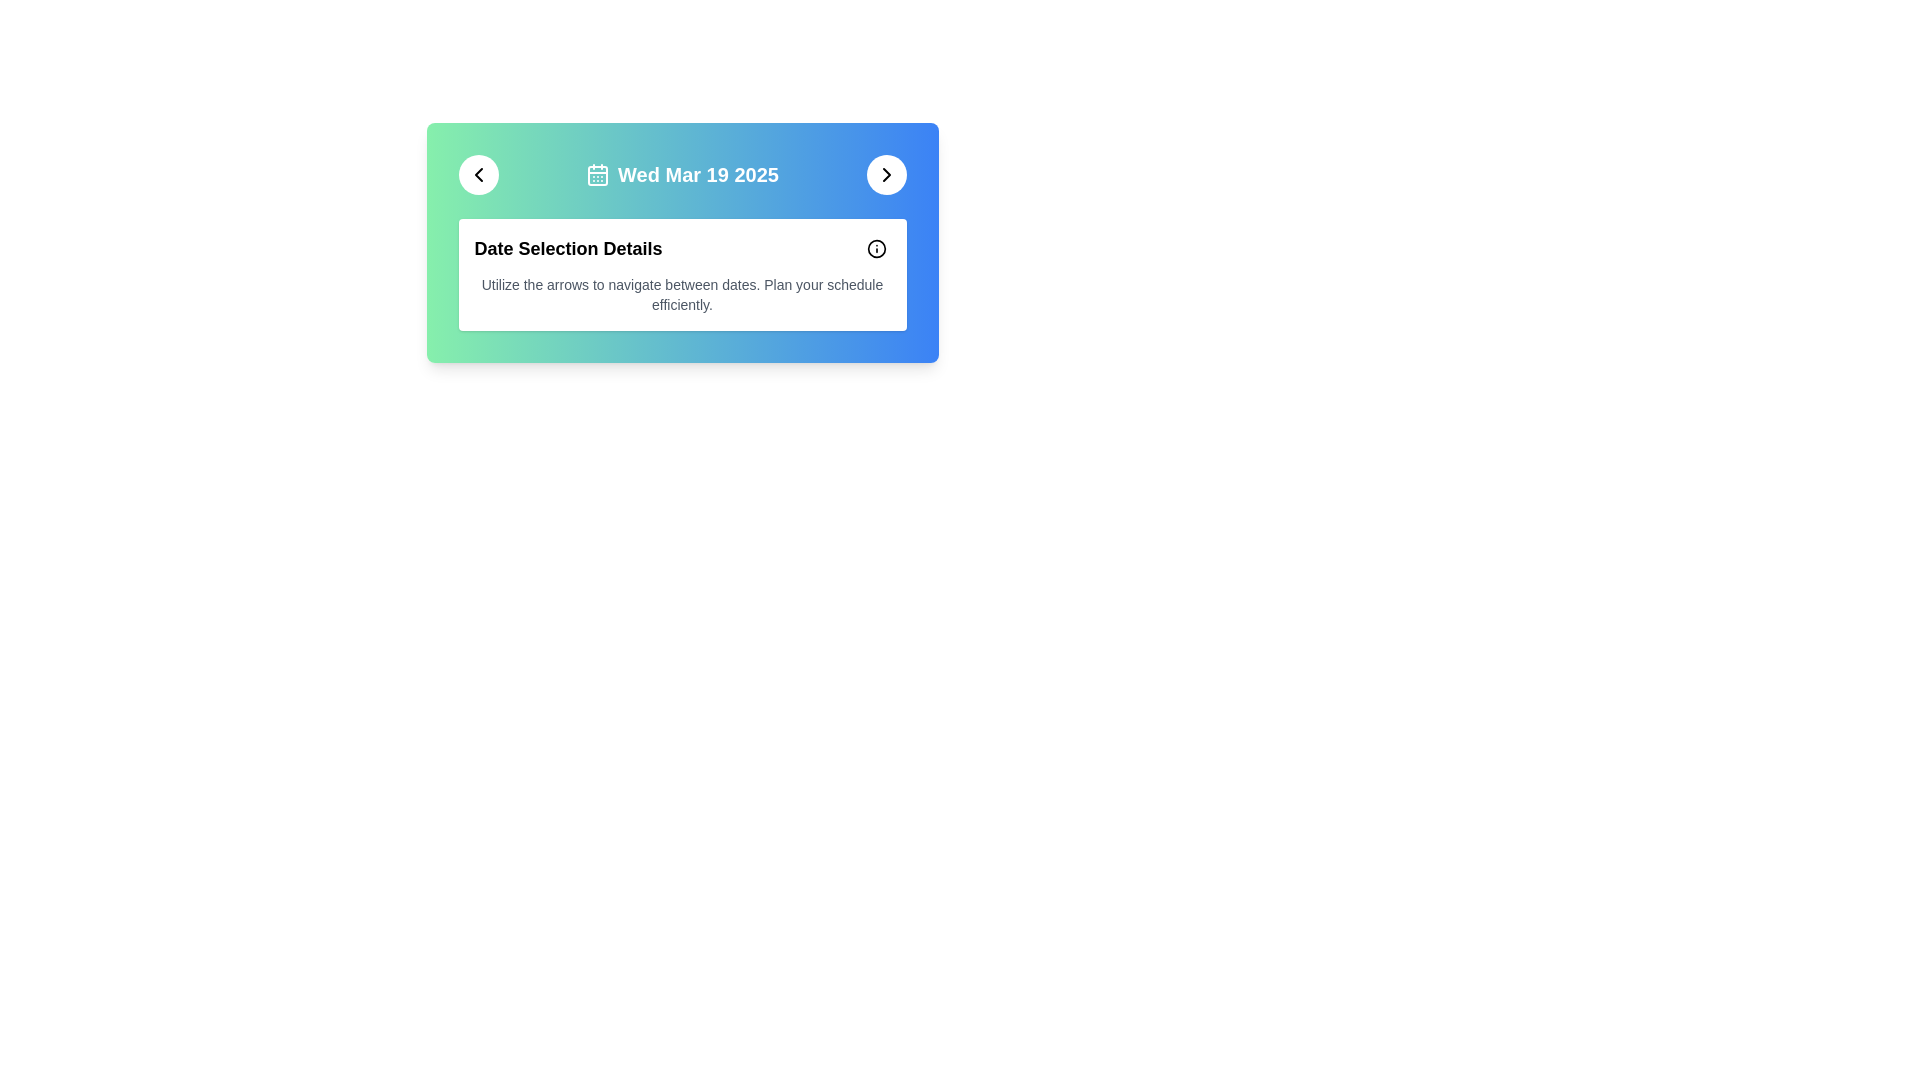 The width and height of the screenshot is (1920, 1080). Describe the element at coordinates (876, 248) in the screenshot. I see `the small circular icon with a stroke-styled border located at the right end of the 'Date Selection Details' section` at that location.